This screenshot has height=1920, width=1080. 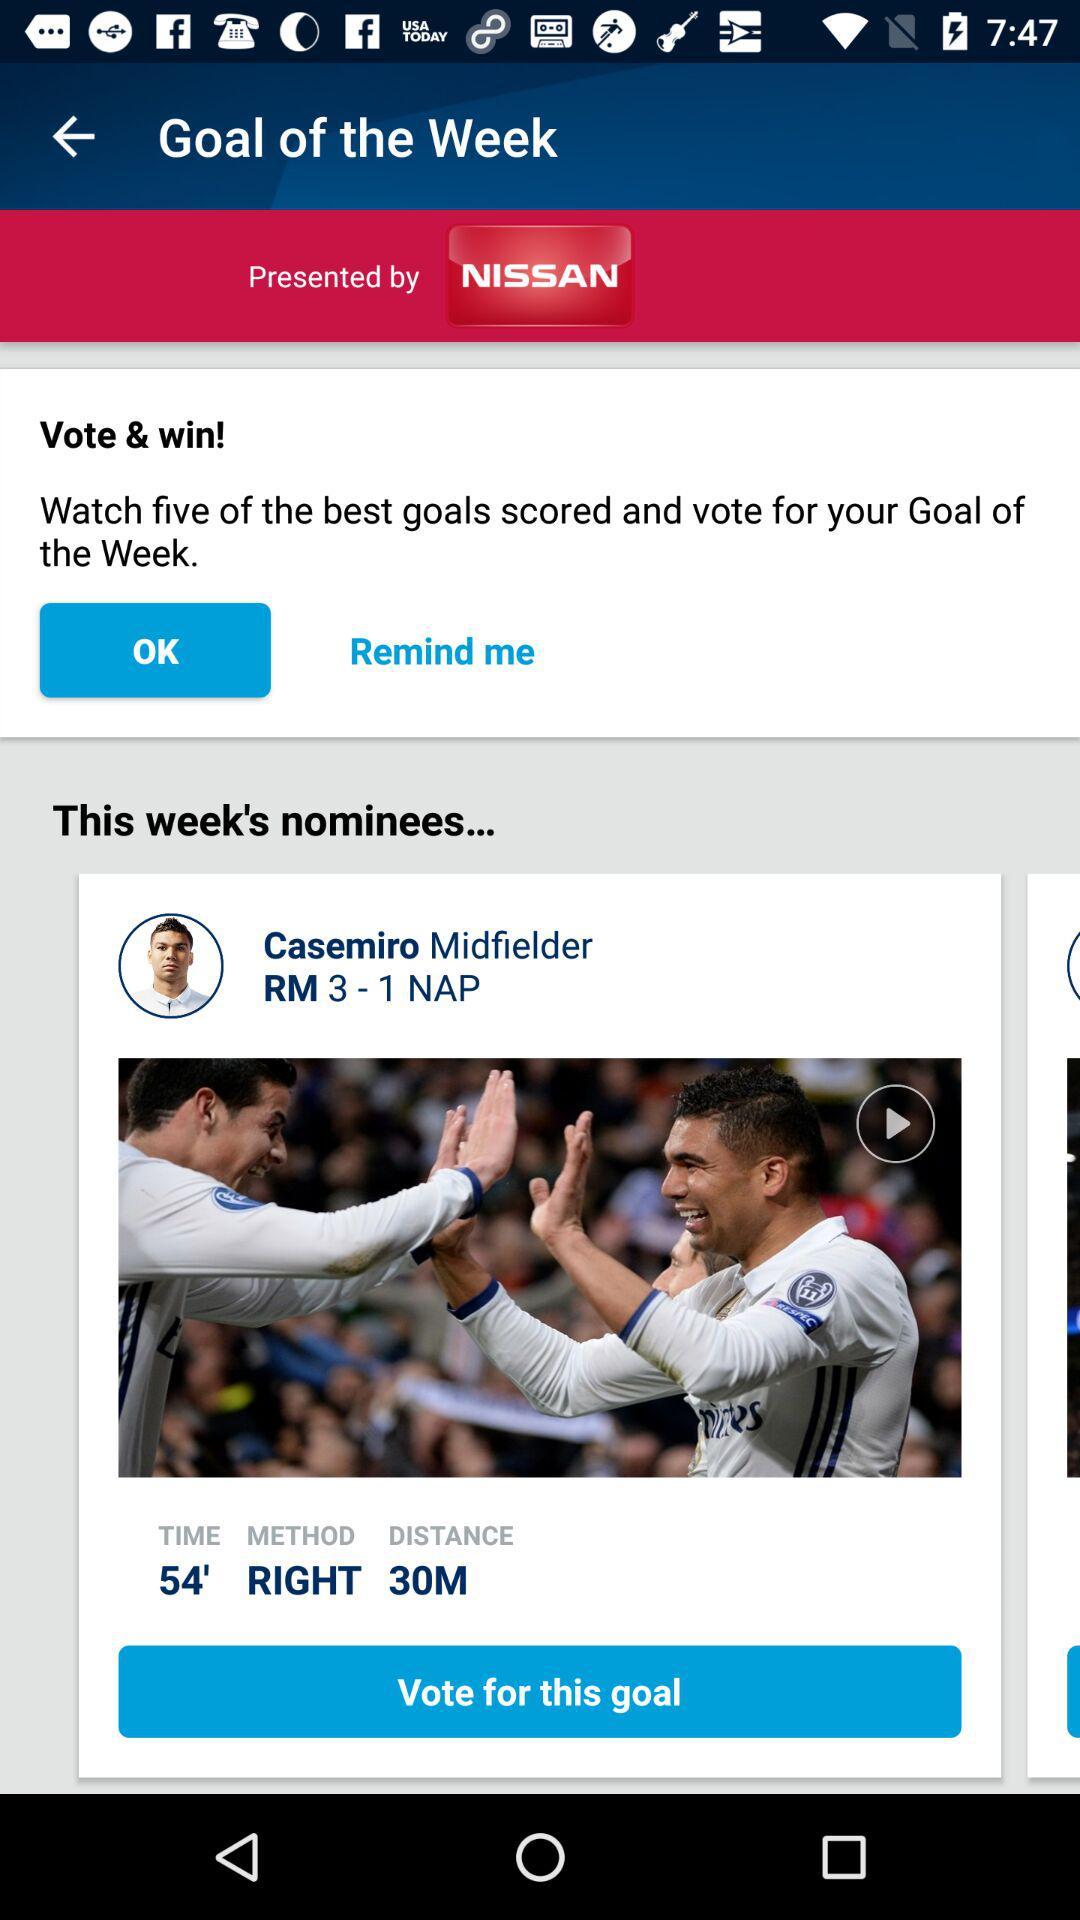 What do you see at coordinates (441, 650) in the screenshot?
I see `the icon to the right of ok icon` at bounding box center [441, 650].